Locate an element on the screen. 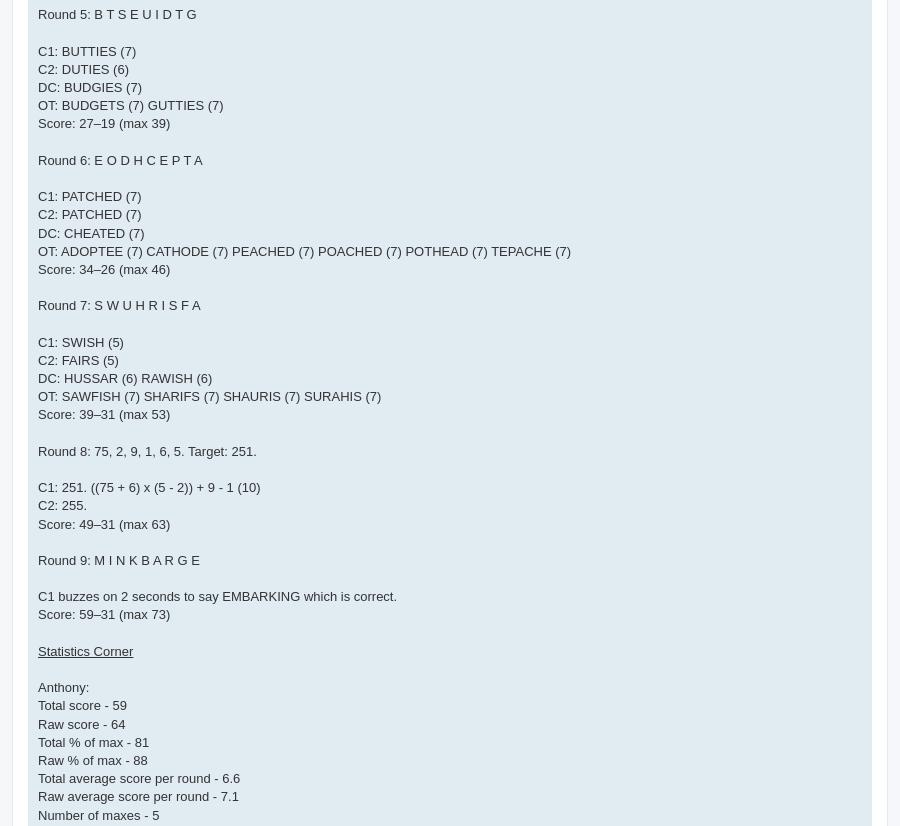 The image size is (900, 826). 'DC: CHEATED (7)' is located at coordinates (89, 231).